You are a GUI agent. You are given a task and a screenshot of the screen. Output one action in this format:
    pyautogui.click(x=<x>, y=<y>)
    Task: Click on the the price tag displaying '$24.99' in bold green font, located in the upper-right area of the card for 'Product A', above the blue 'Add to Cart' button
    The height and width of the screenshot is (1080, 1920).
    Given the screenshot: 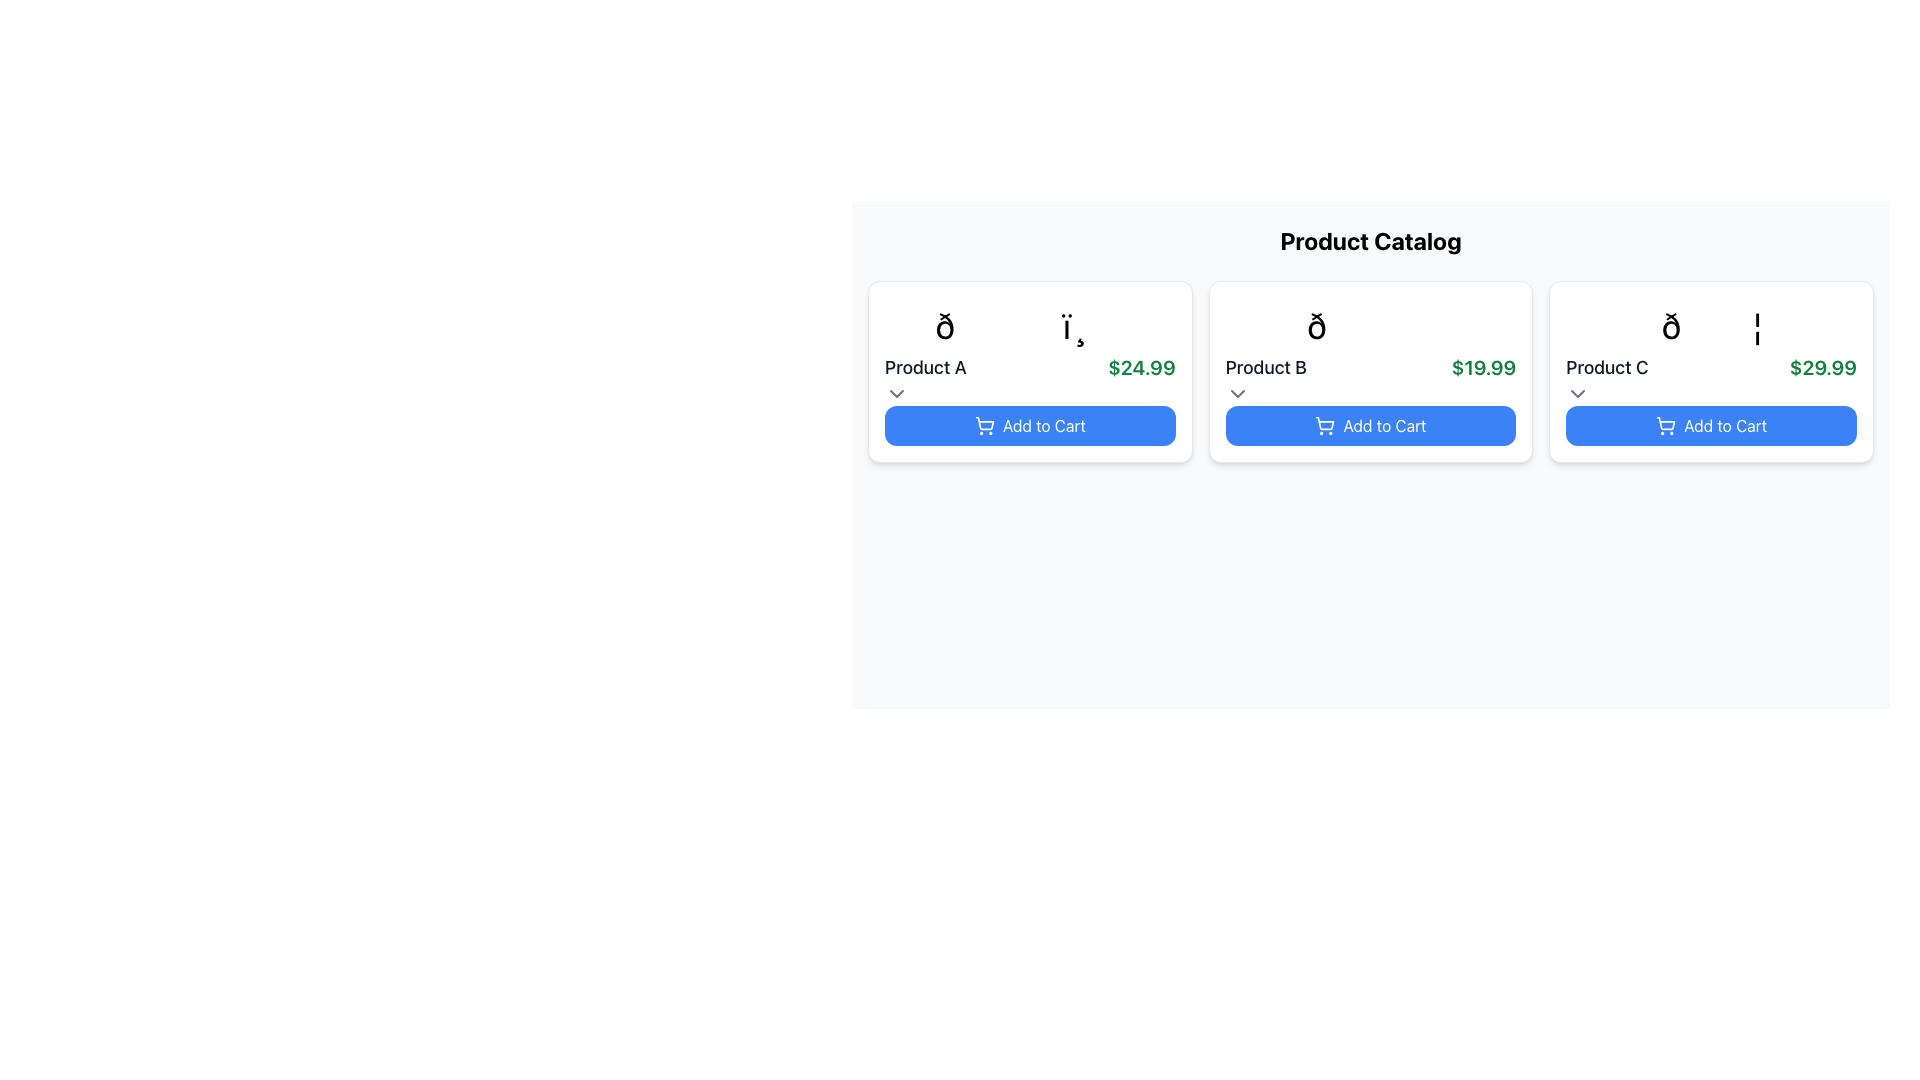 What is the action you would take?
    pyautogui.click(x=1142, y=367)
    